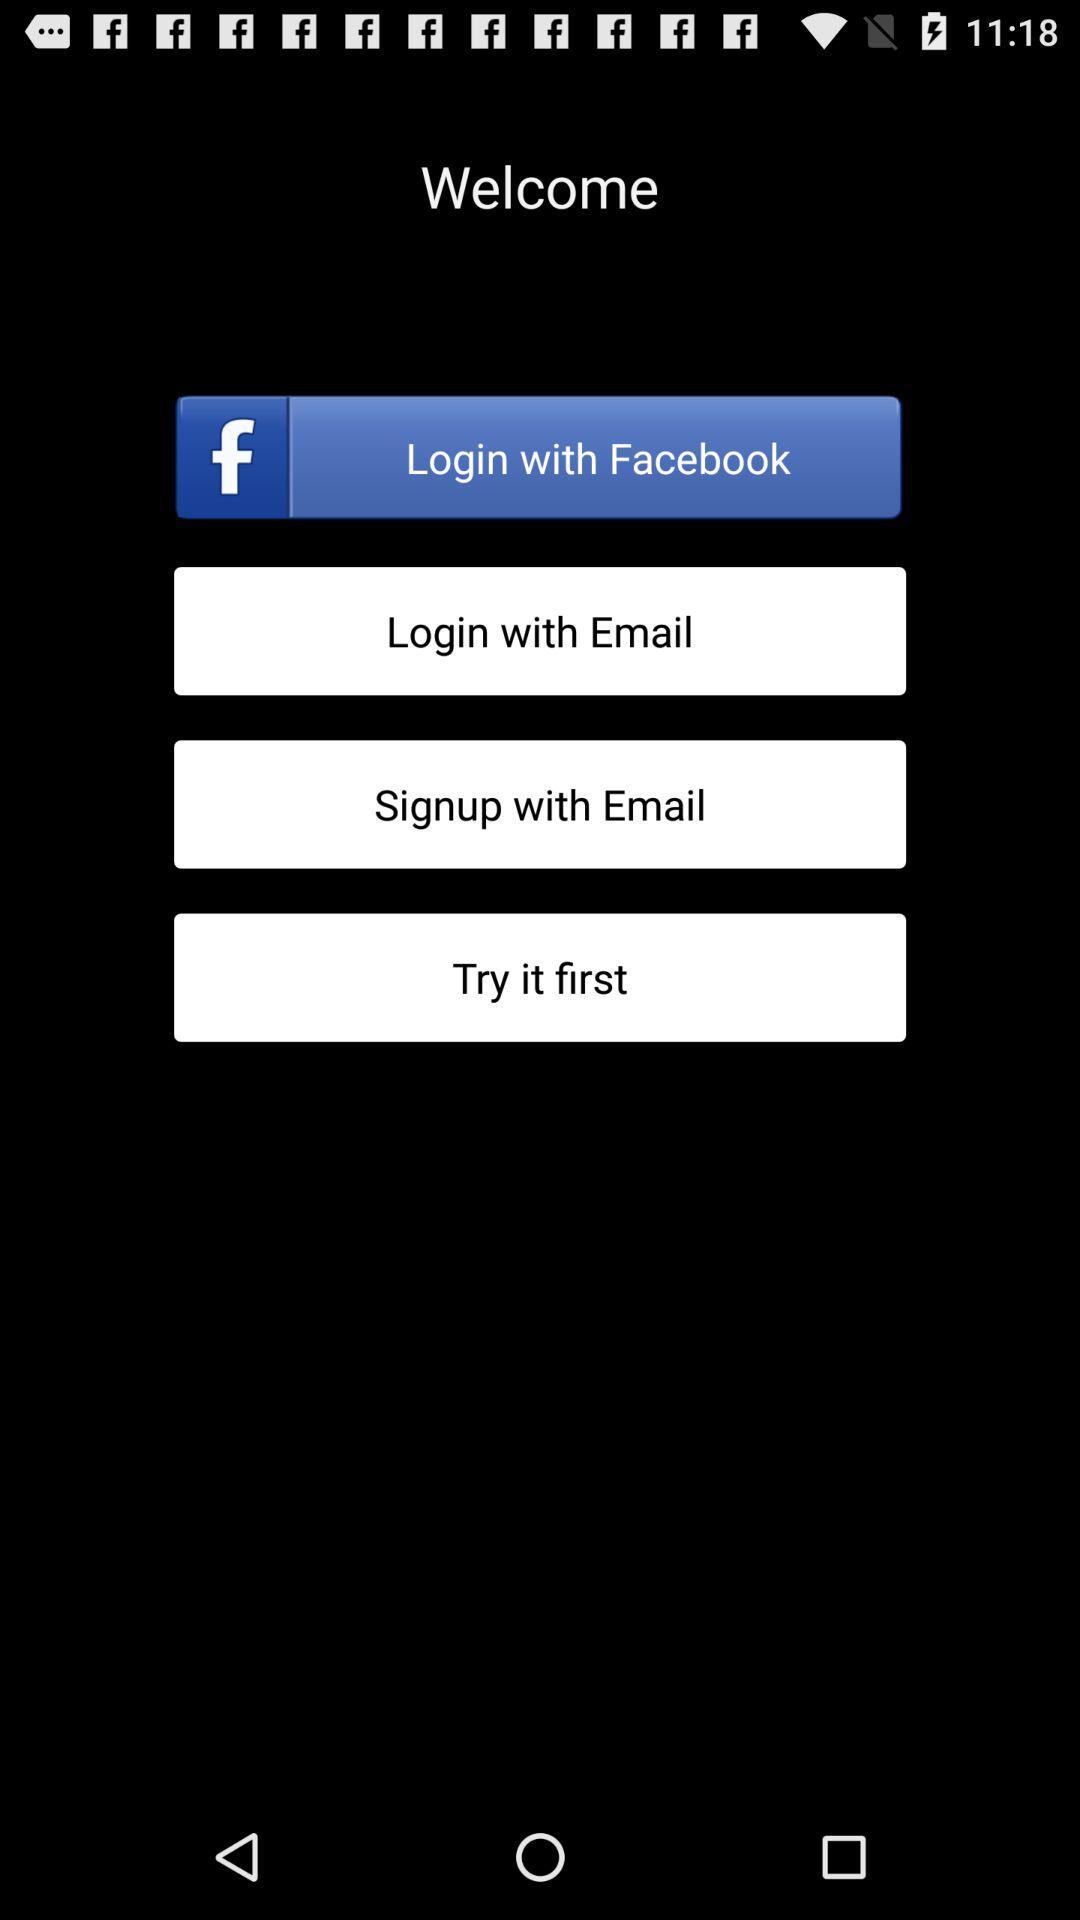  I want to click on try it before signing up, so click(540, 977).